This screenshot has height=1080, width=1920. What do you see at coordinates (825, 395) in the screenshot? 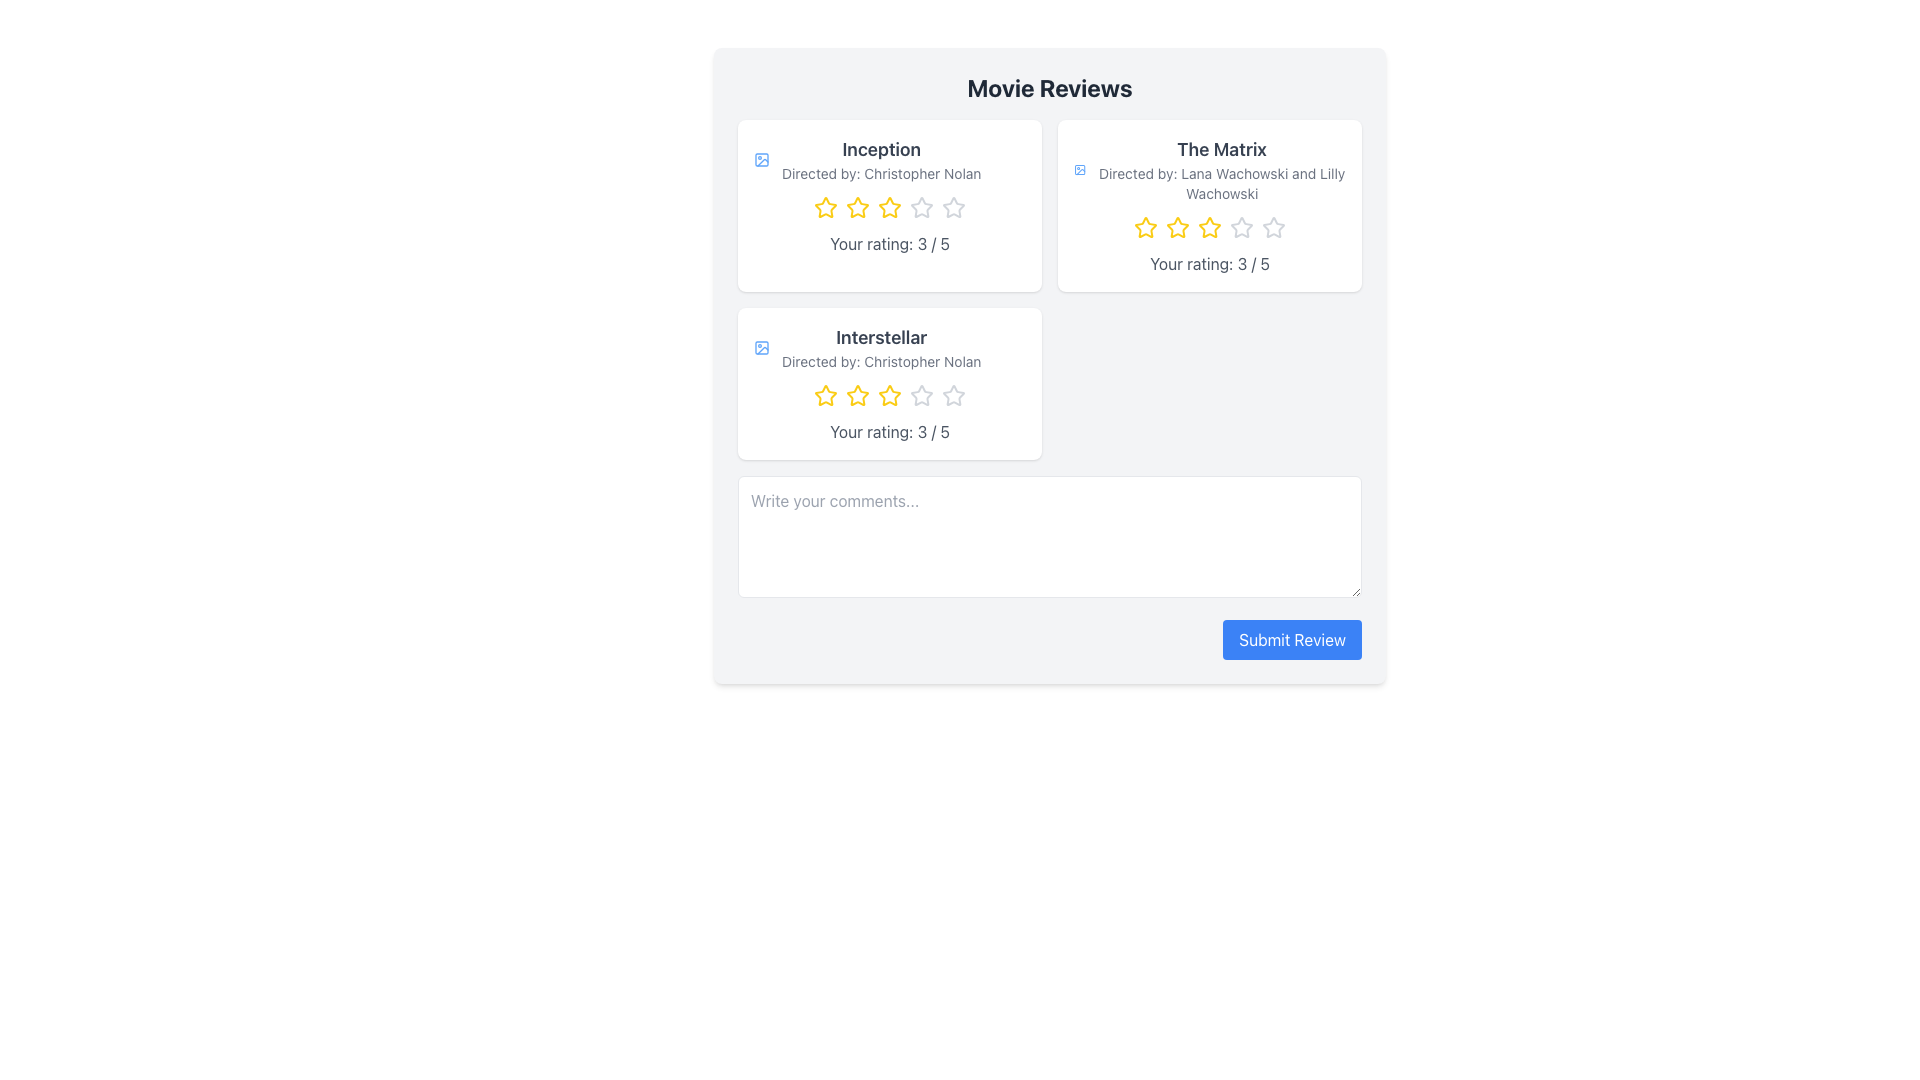
I see `the first star icon in the rating row for the movie 'Interstellar'` at bounding box center [825, 395].